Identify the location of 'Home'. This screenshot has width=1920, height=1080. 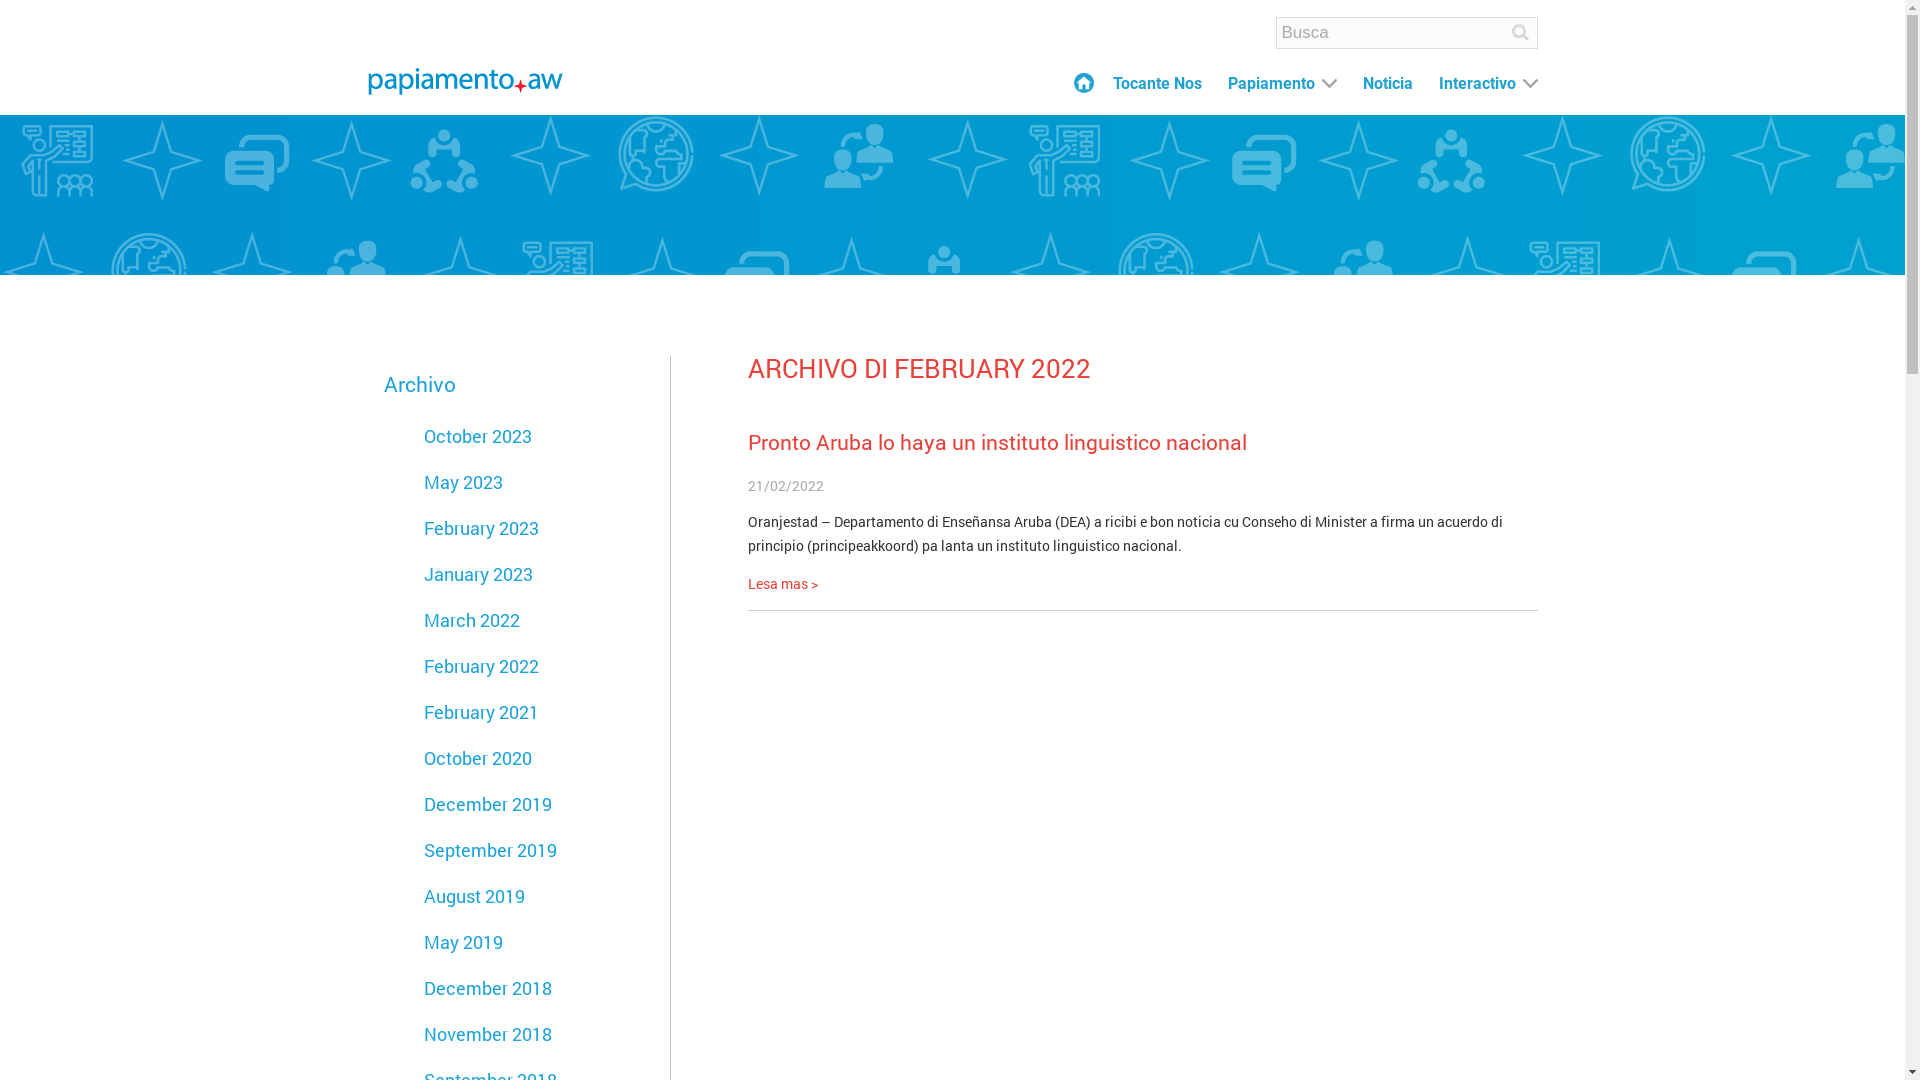
(1073, 82).